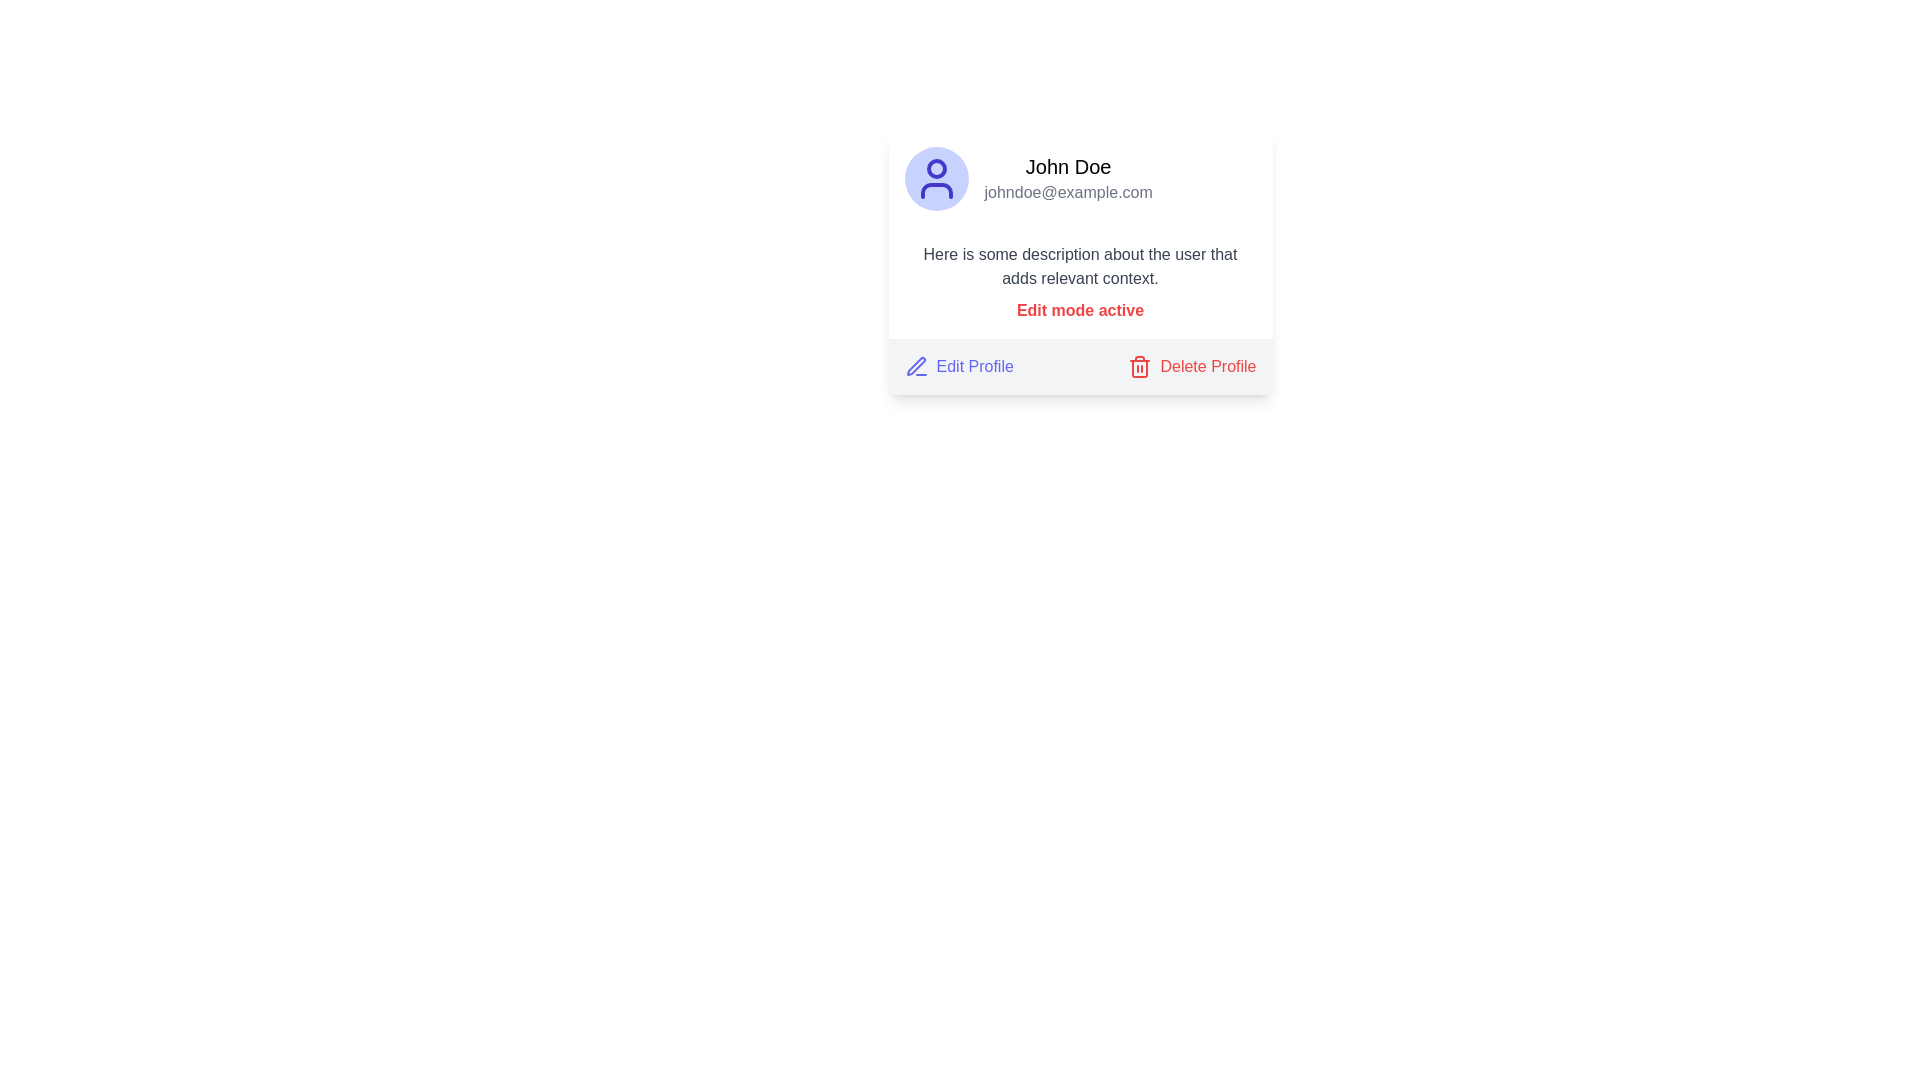 The image size is (1920, 1080). What do you see at coordinates (1192, 366) in the screenshot?
I see `the red 'Delete Profile' button with a trash bin icon` at bounding box center [1192, 366].